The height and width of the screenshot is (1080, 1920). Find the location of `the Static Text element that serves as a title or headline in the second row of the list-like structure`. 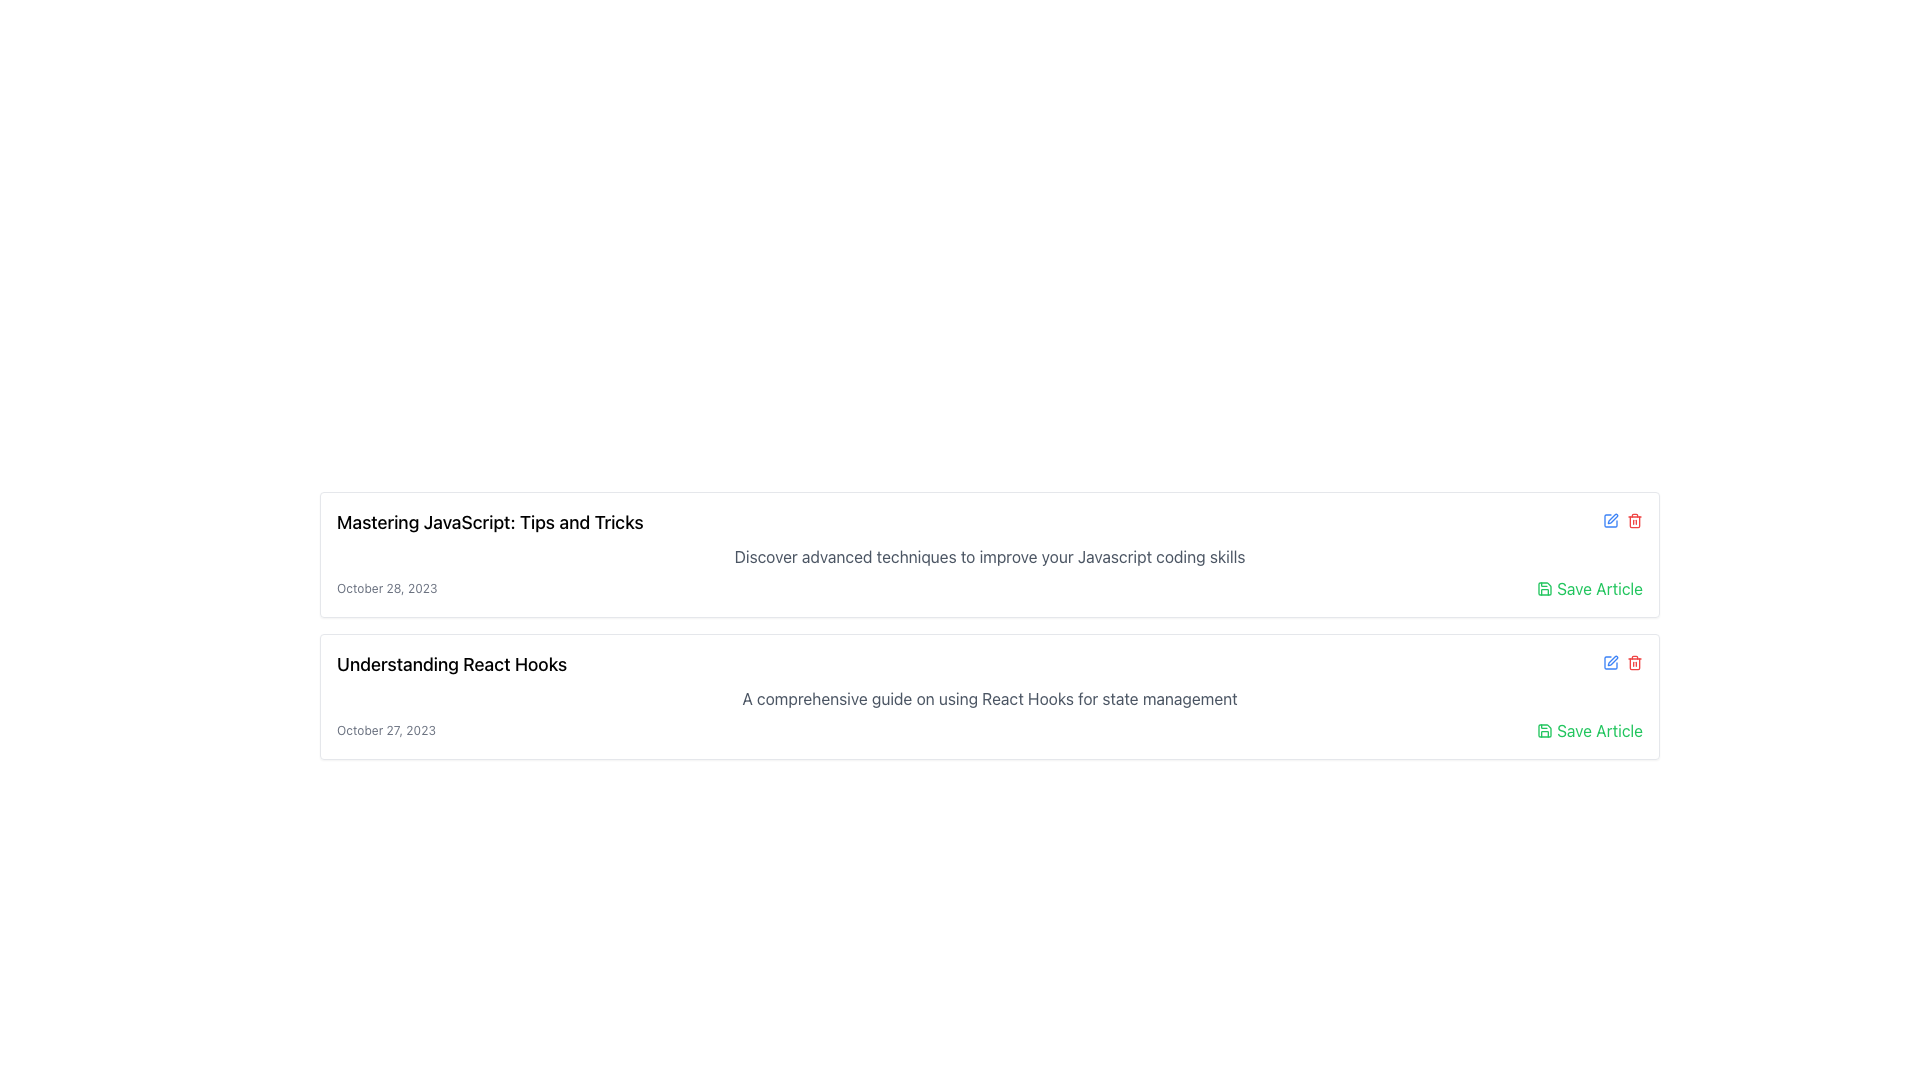

the Static Text element that serves as a title or headline in the second row of the list-like structure is located at coordinates (450, 664).